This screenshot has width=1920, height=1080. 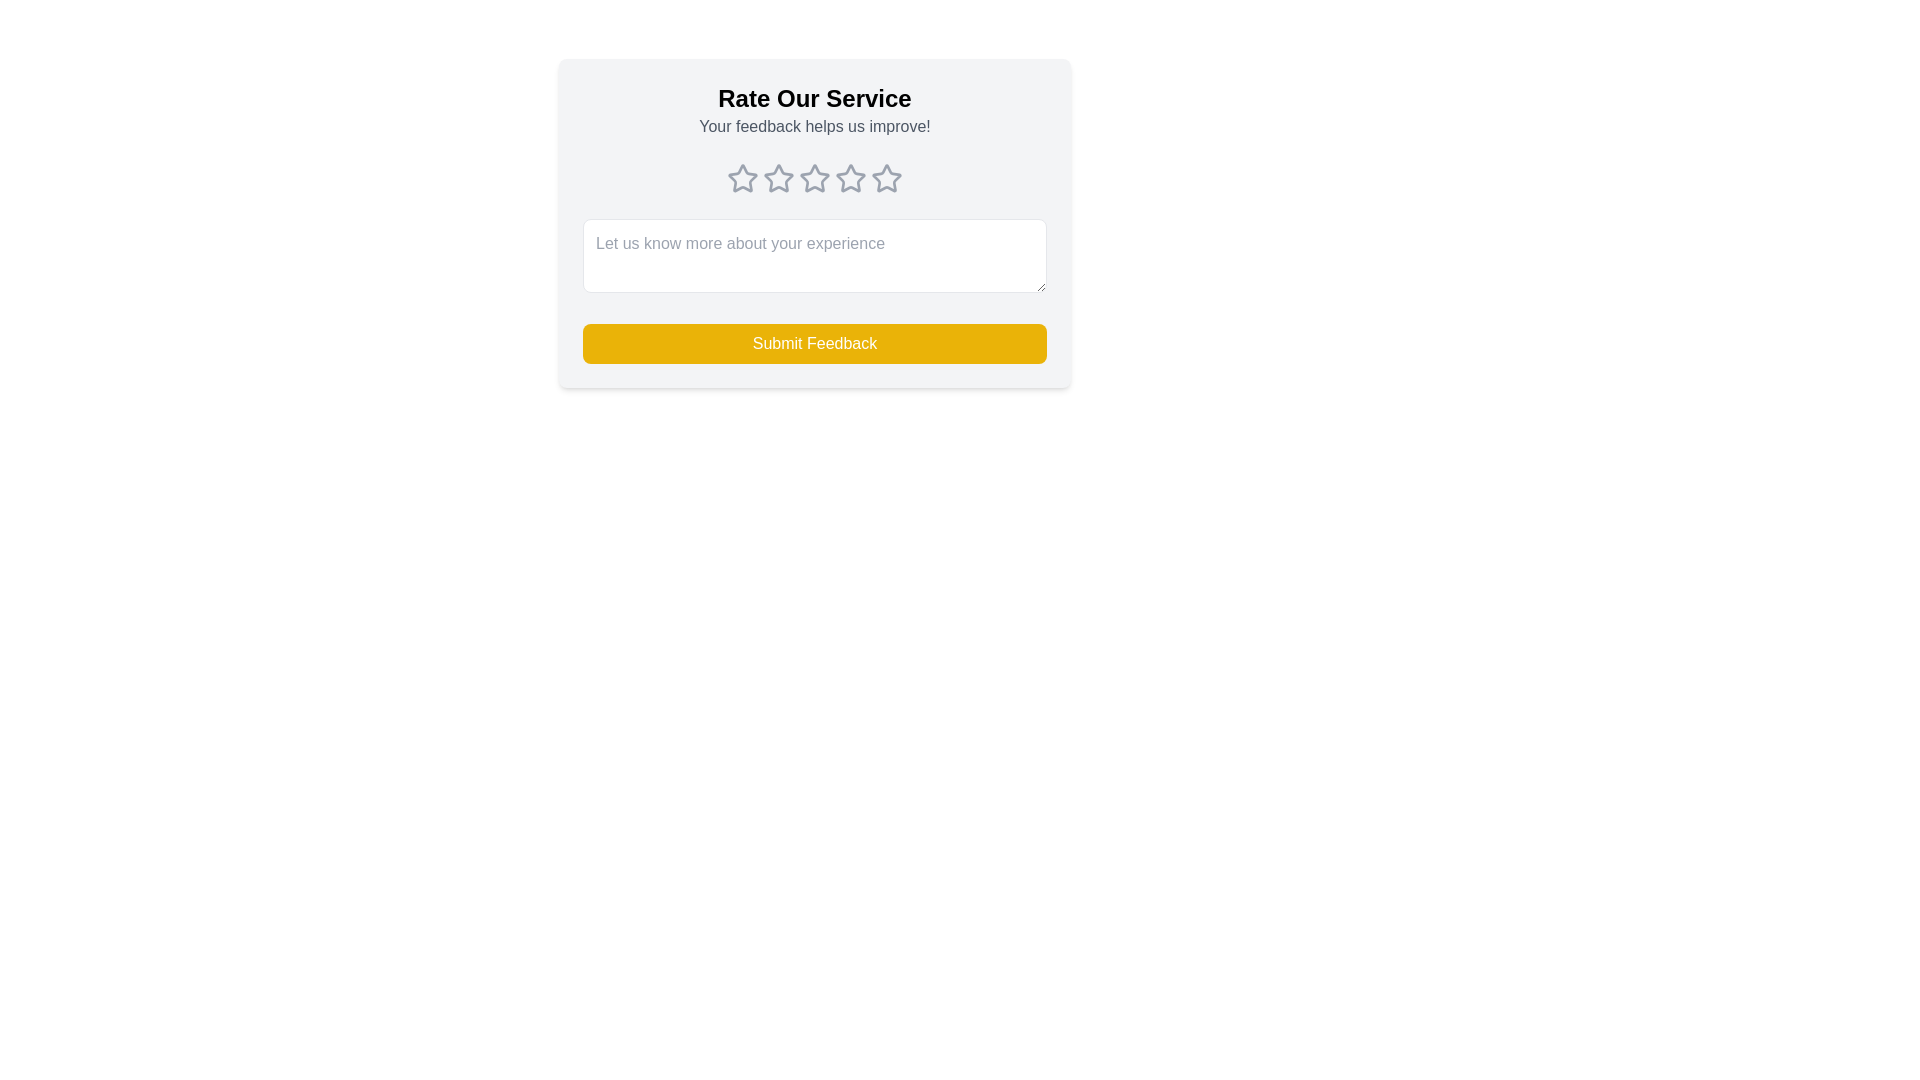 I want to click on inside the wide rectangular text area with a rounded border that has the placeholder text 'Let us know more about your experience' to focus, so click(x=815, y=257).